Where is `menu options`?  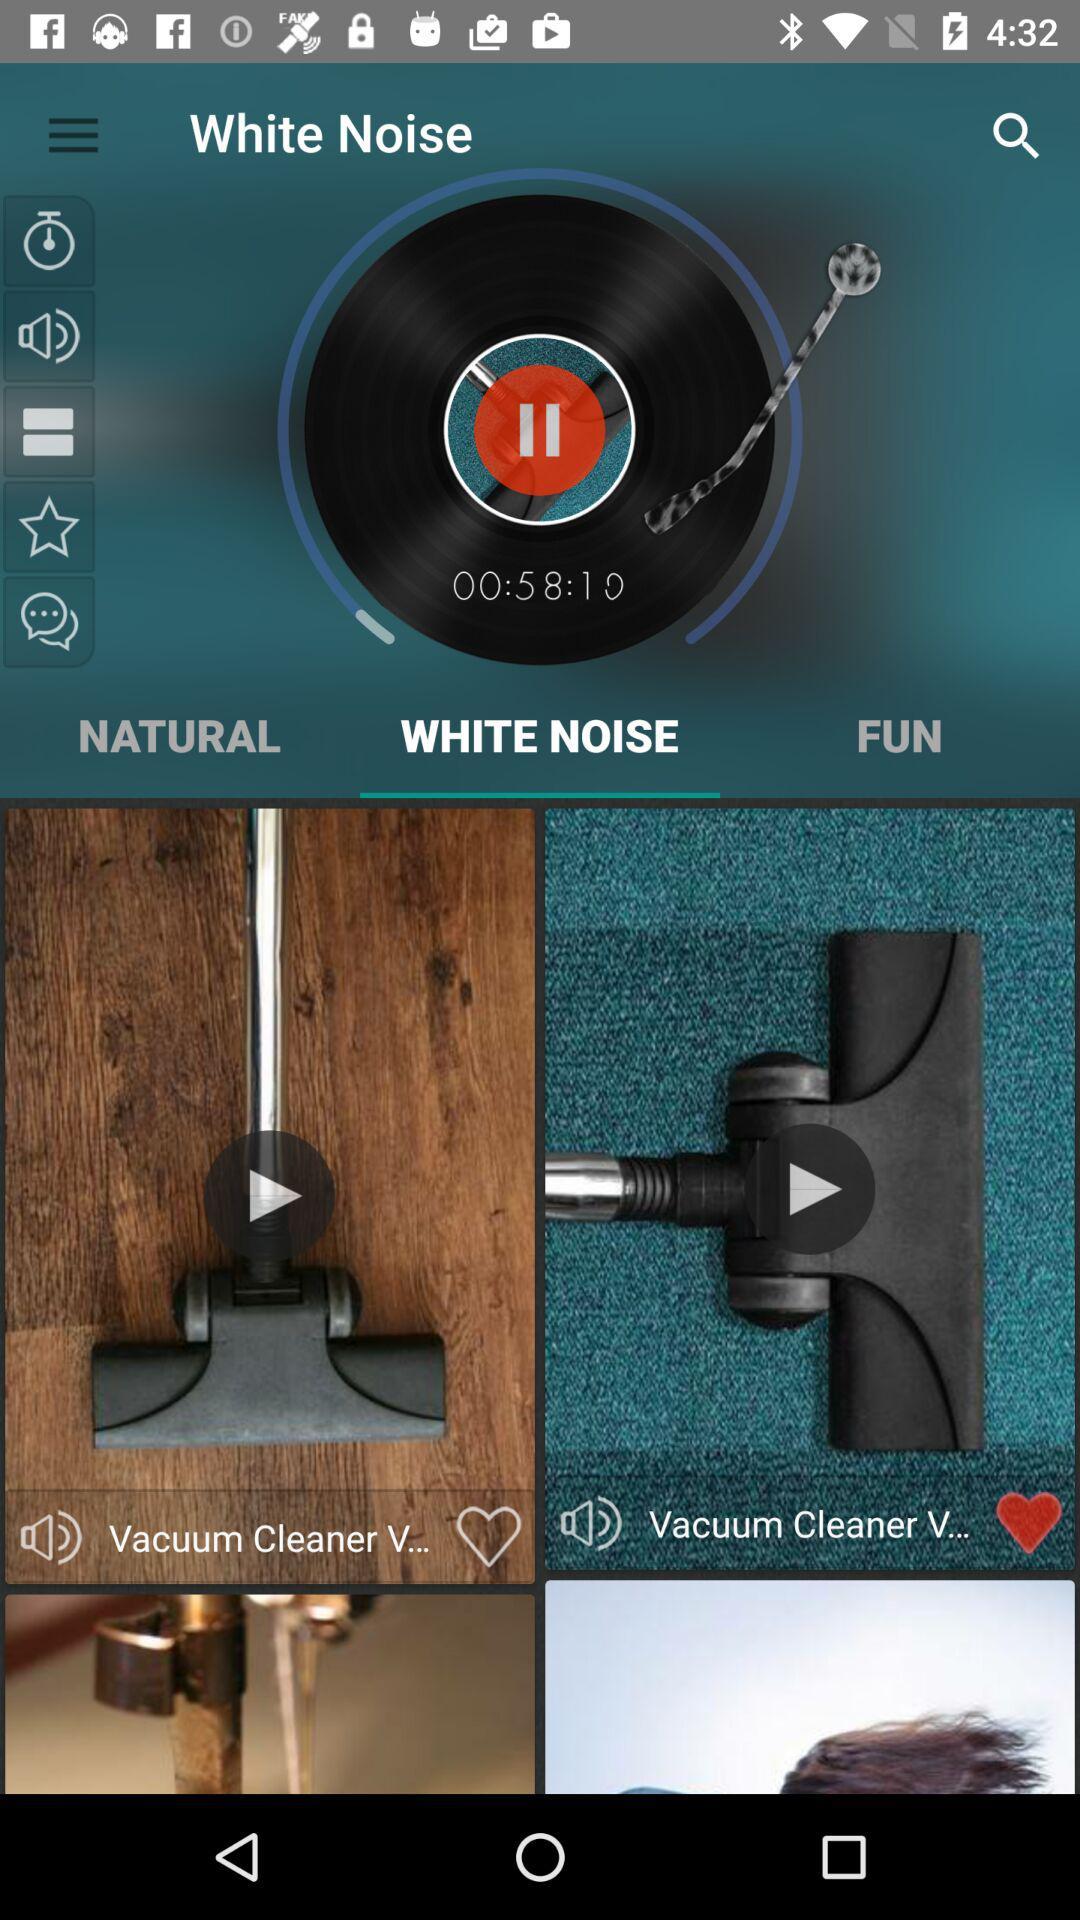 menu options is located at coordinates (48, 430).